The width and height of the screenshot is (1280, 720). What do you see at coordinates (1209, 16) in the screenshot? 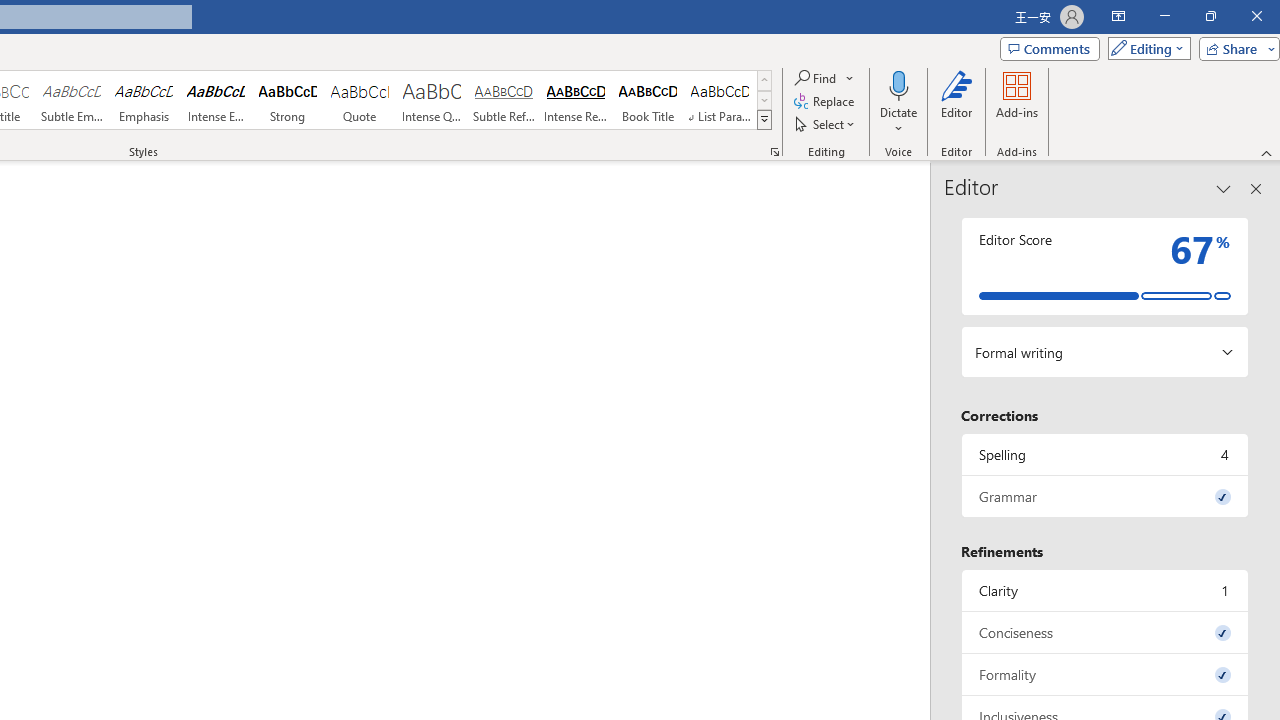
I see `'Restore Down'` at bounding box center [1209, 16].